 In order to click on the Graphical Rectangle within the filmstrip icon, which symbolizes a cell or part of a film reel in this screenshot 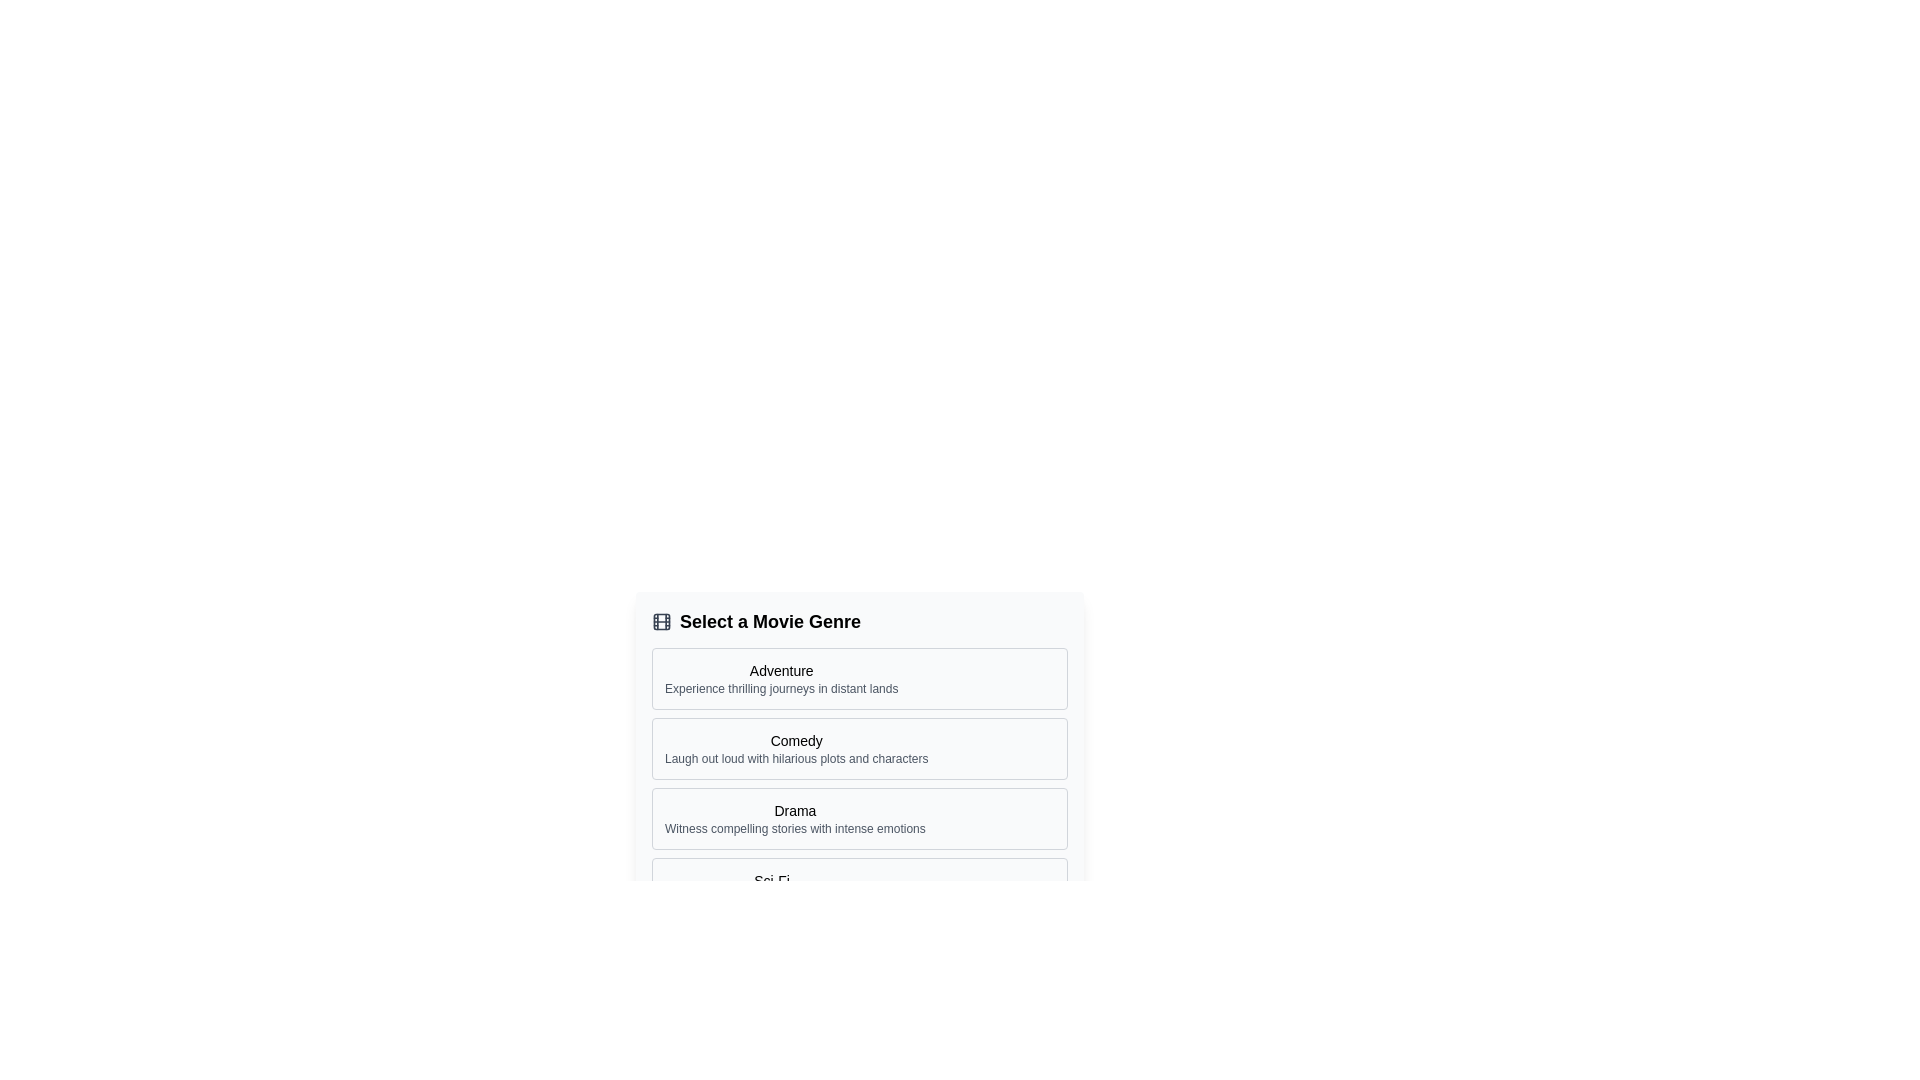, I will do `click(662, 620)`.